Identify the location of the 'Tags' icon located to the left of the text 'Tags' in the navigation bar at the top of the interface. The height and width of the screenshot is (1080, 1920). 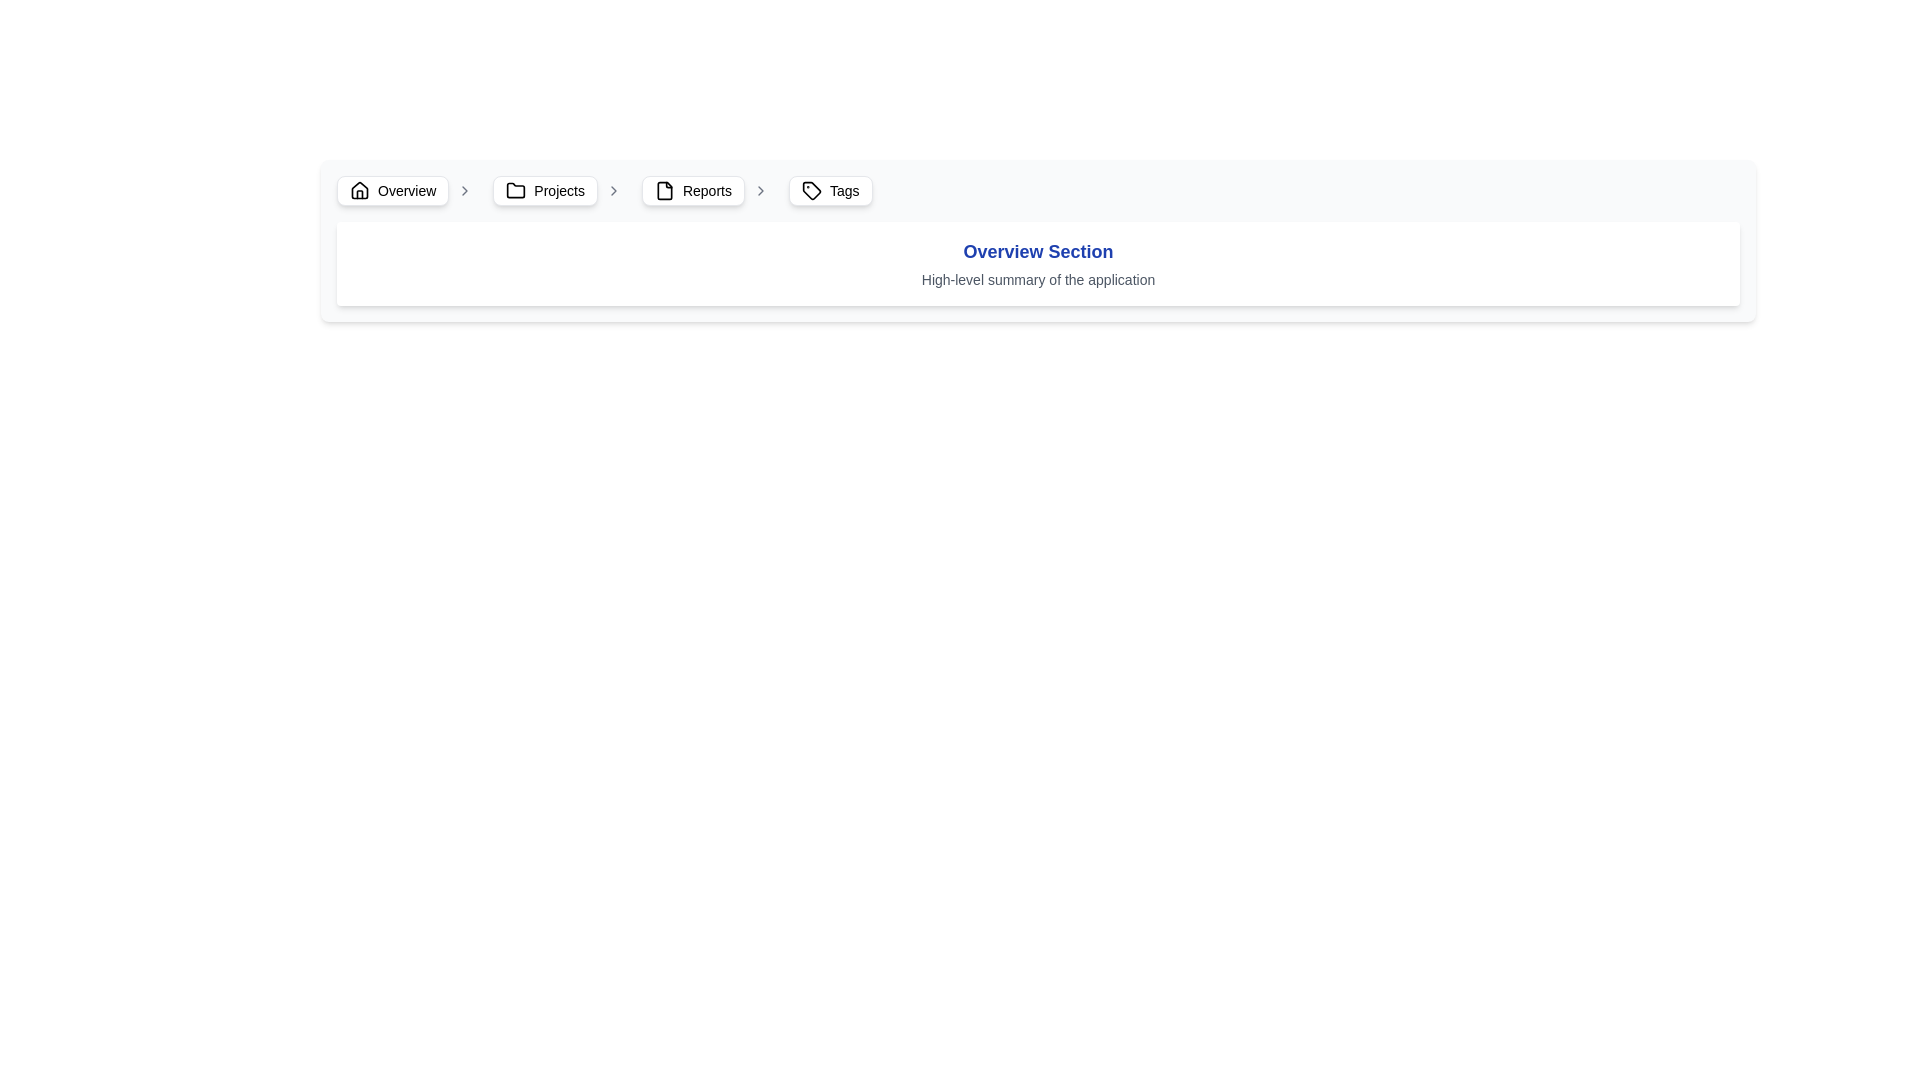
(811, 191).